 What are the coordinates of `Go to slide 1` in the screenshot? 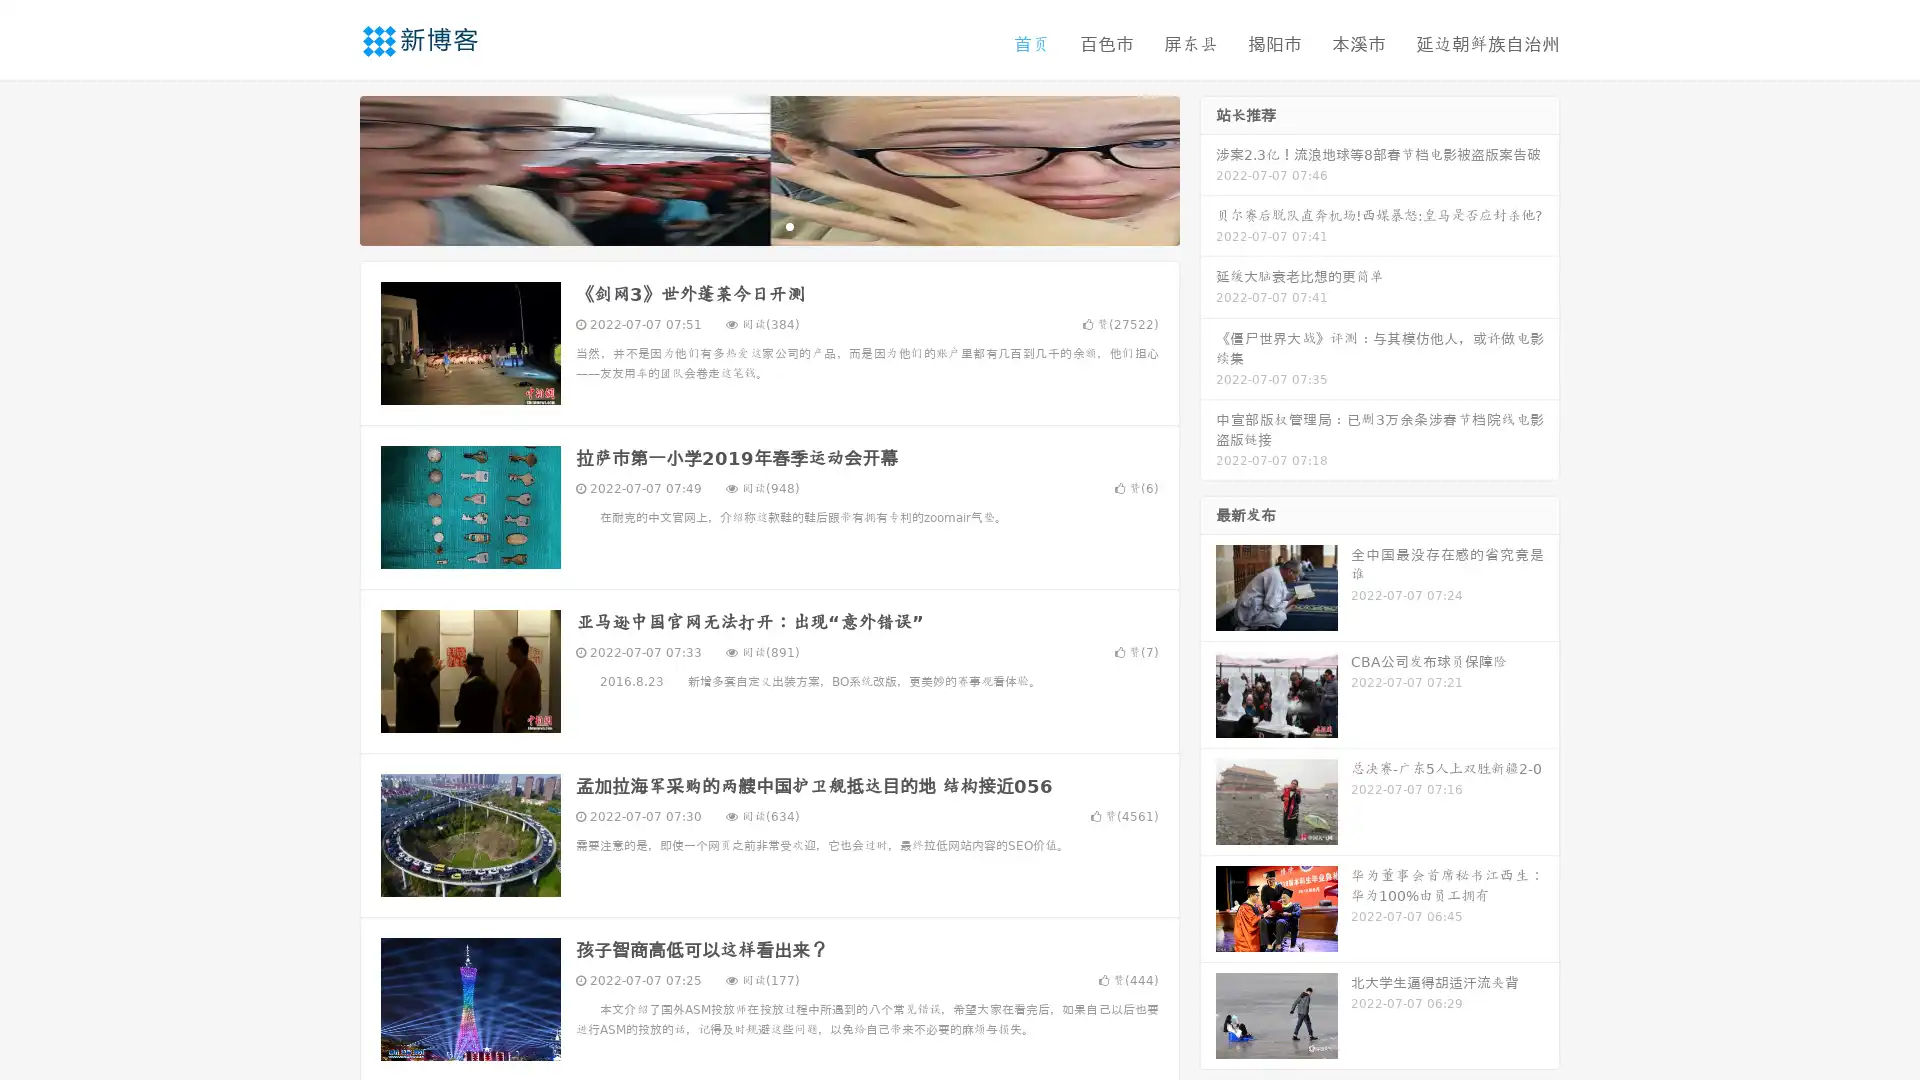 It's located at (748, 225).